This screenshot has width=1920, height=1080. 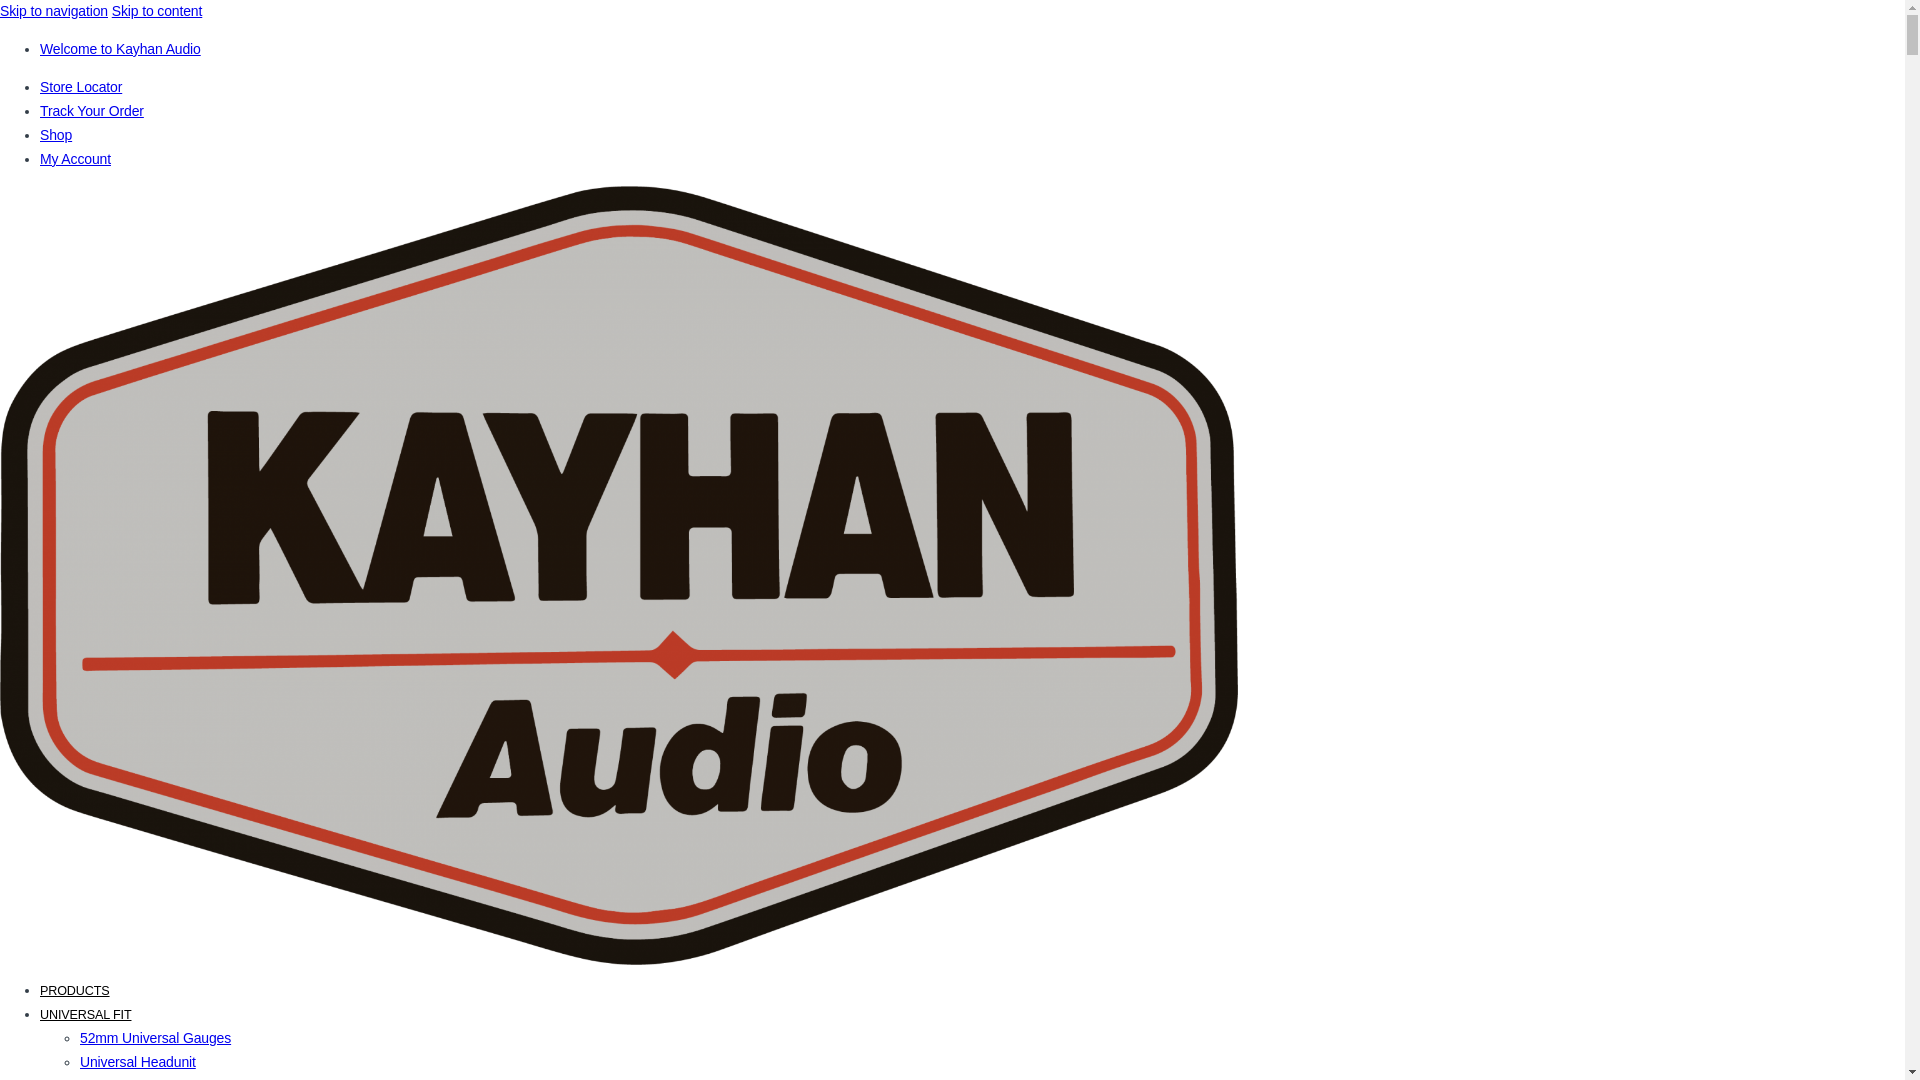 I want to click on 'Welcome to Kayhan Audio', so click(x=39, y=48).